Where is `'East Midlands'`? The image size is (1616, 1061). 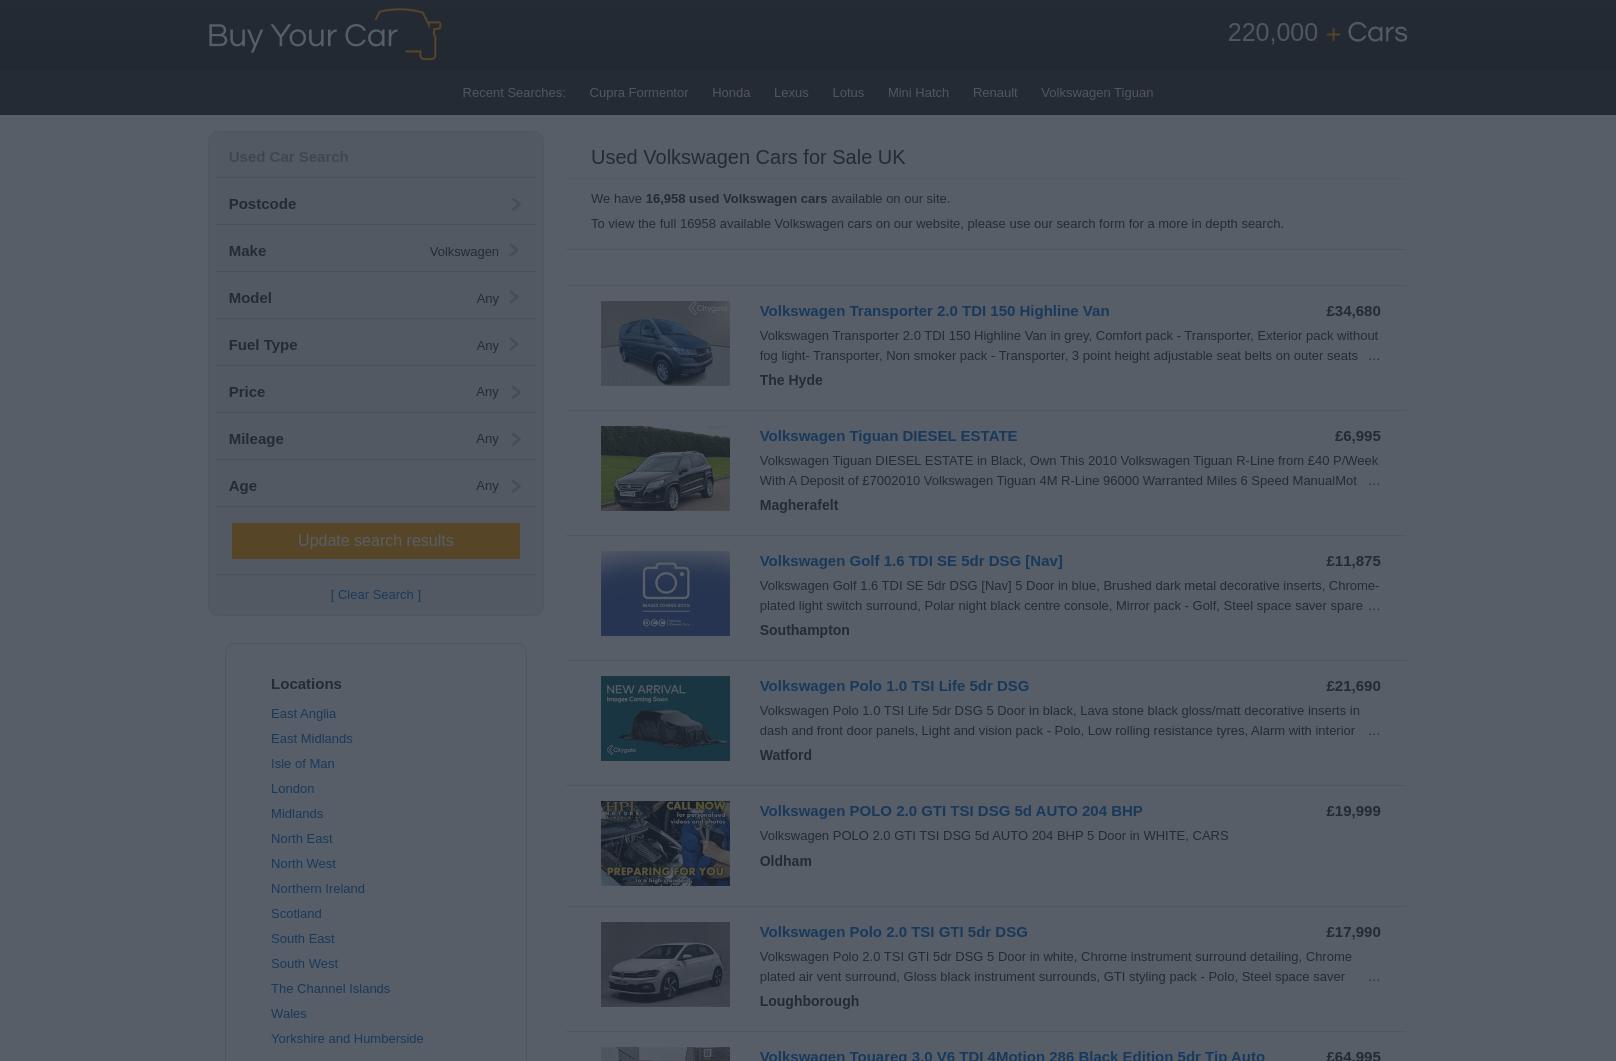 'East Midlands' is located at coordinates (310, 738).